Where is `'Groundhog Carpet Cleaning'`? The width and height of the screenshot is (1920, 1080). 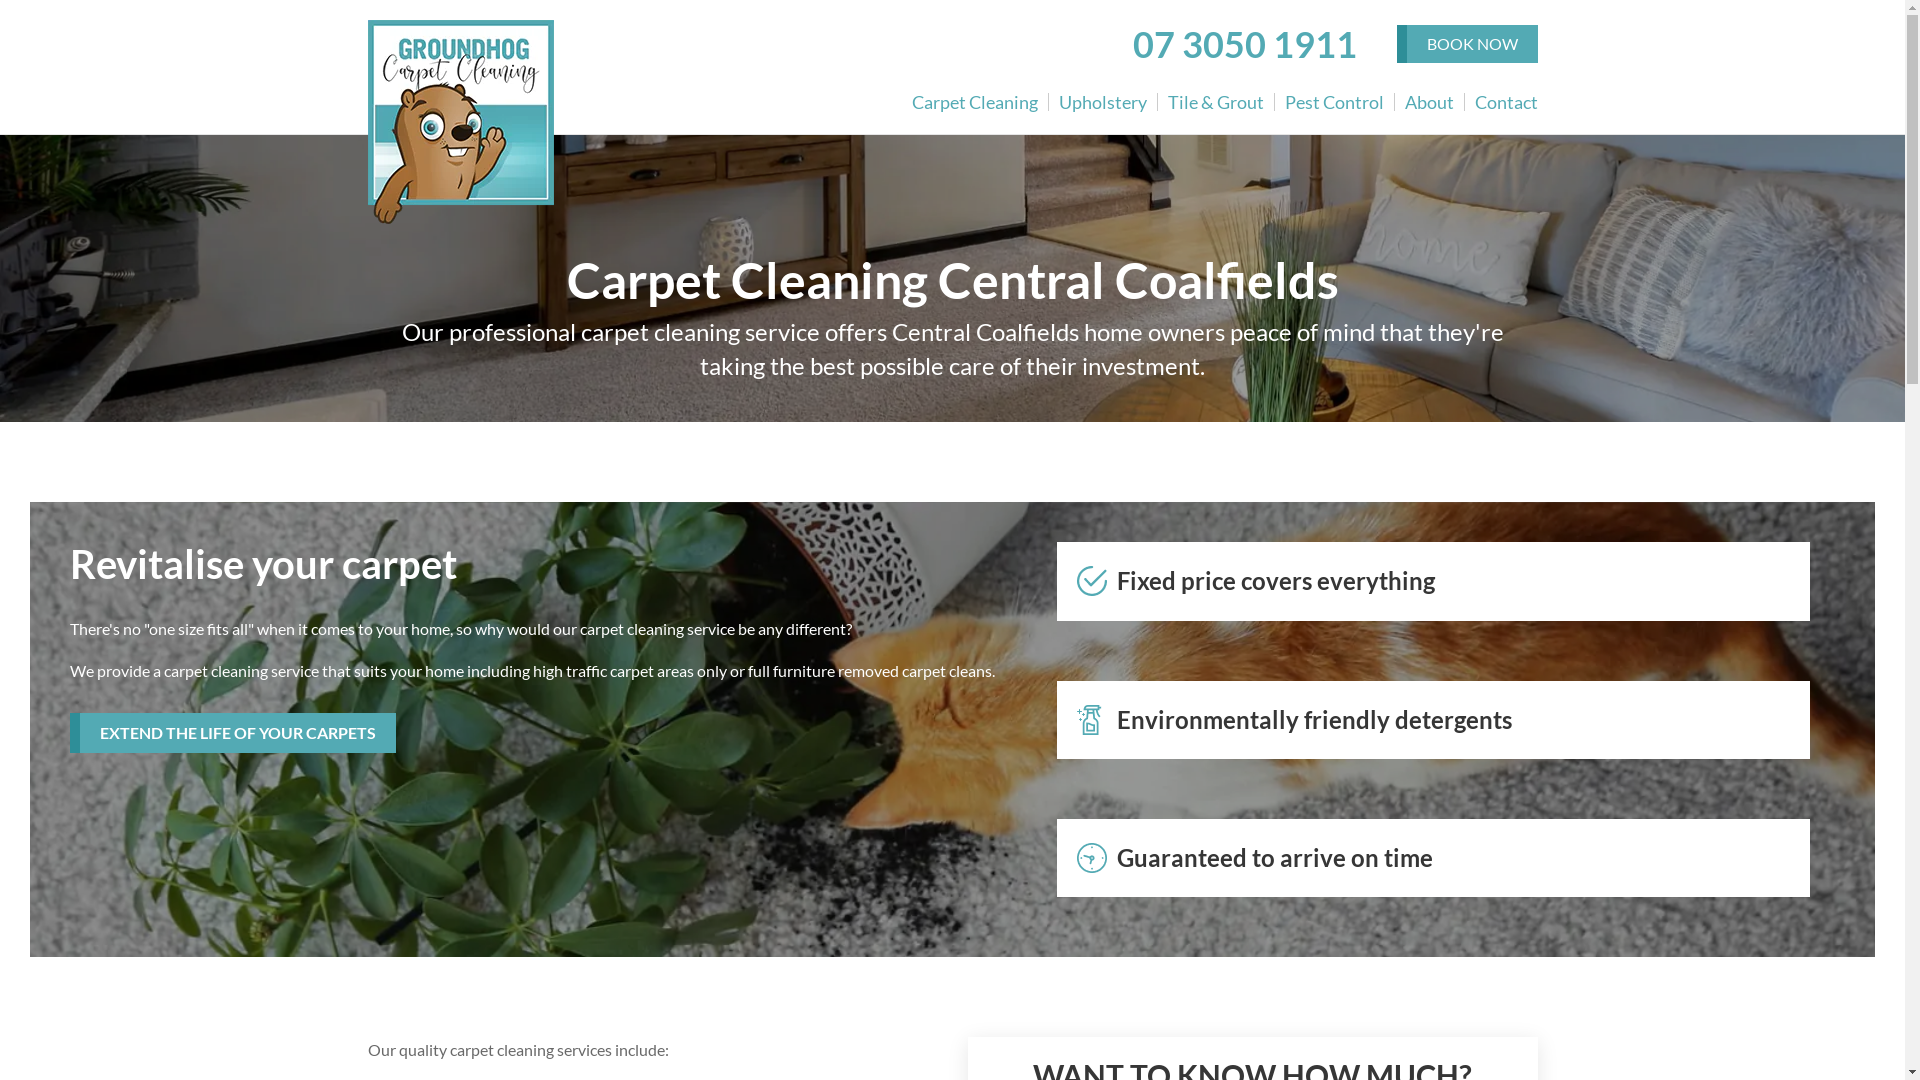
'Groundhog Carpet Cleaning' is located at coordinates (459, 122).